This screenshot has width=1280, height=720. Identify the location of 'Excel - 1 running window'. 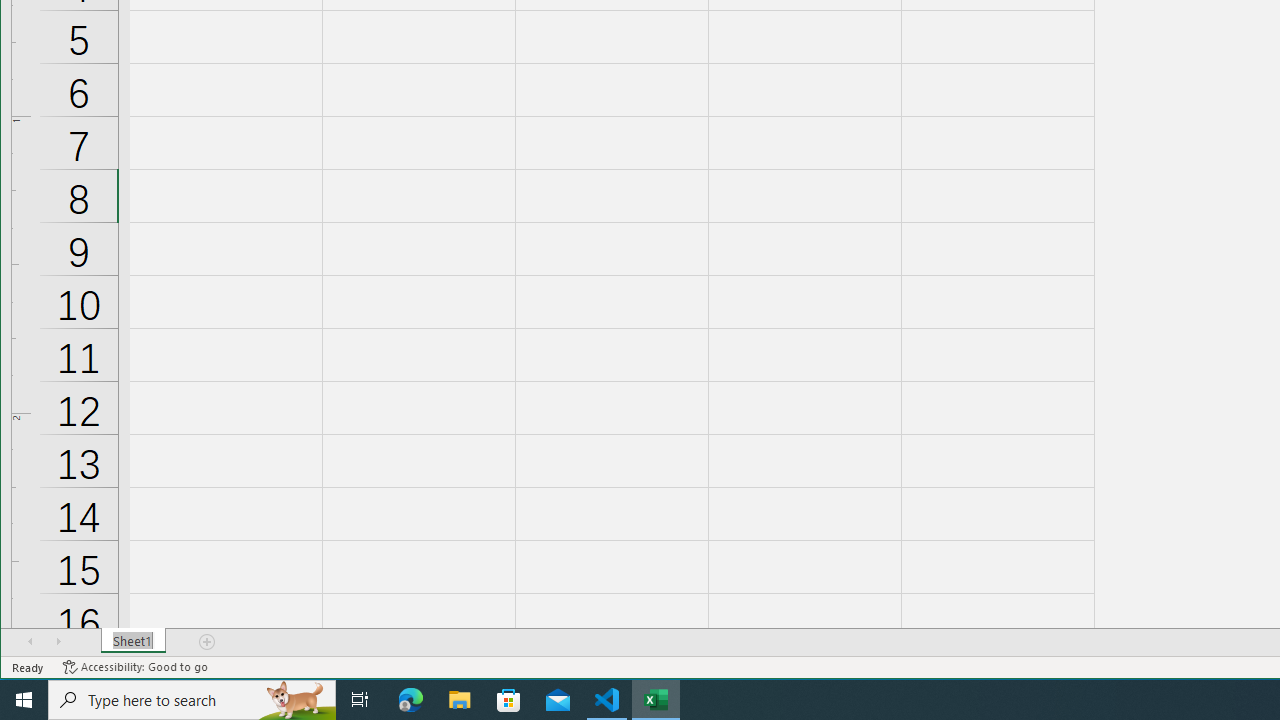
(656, 698).